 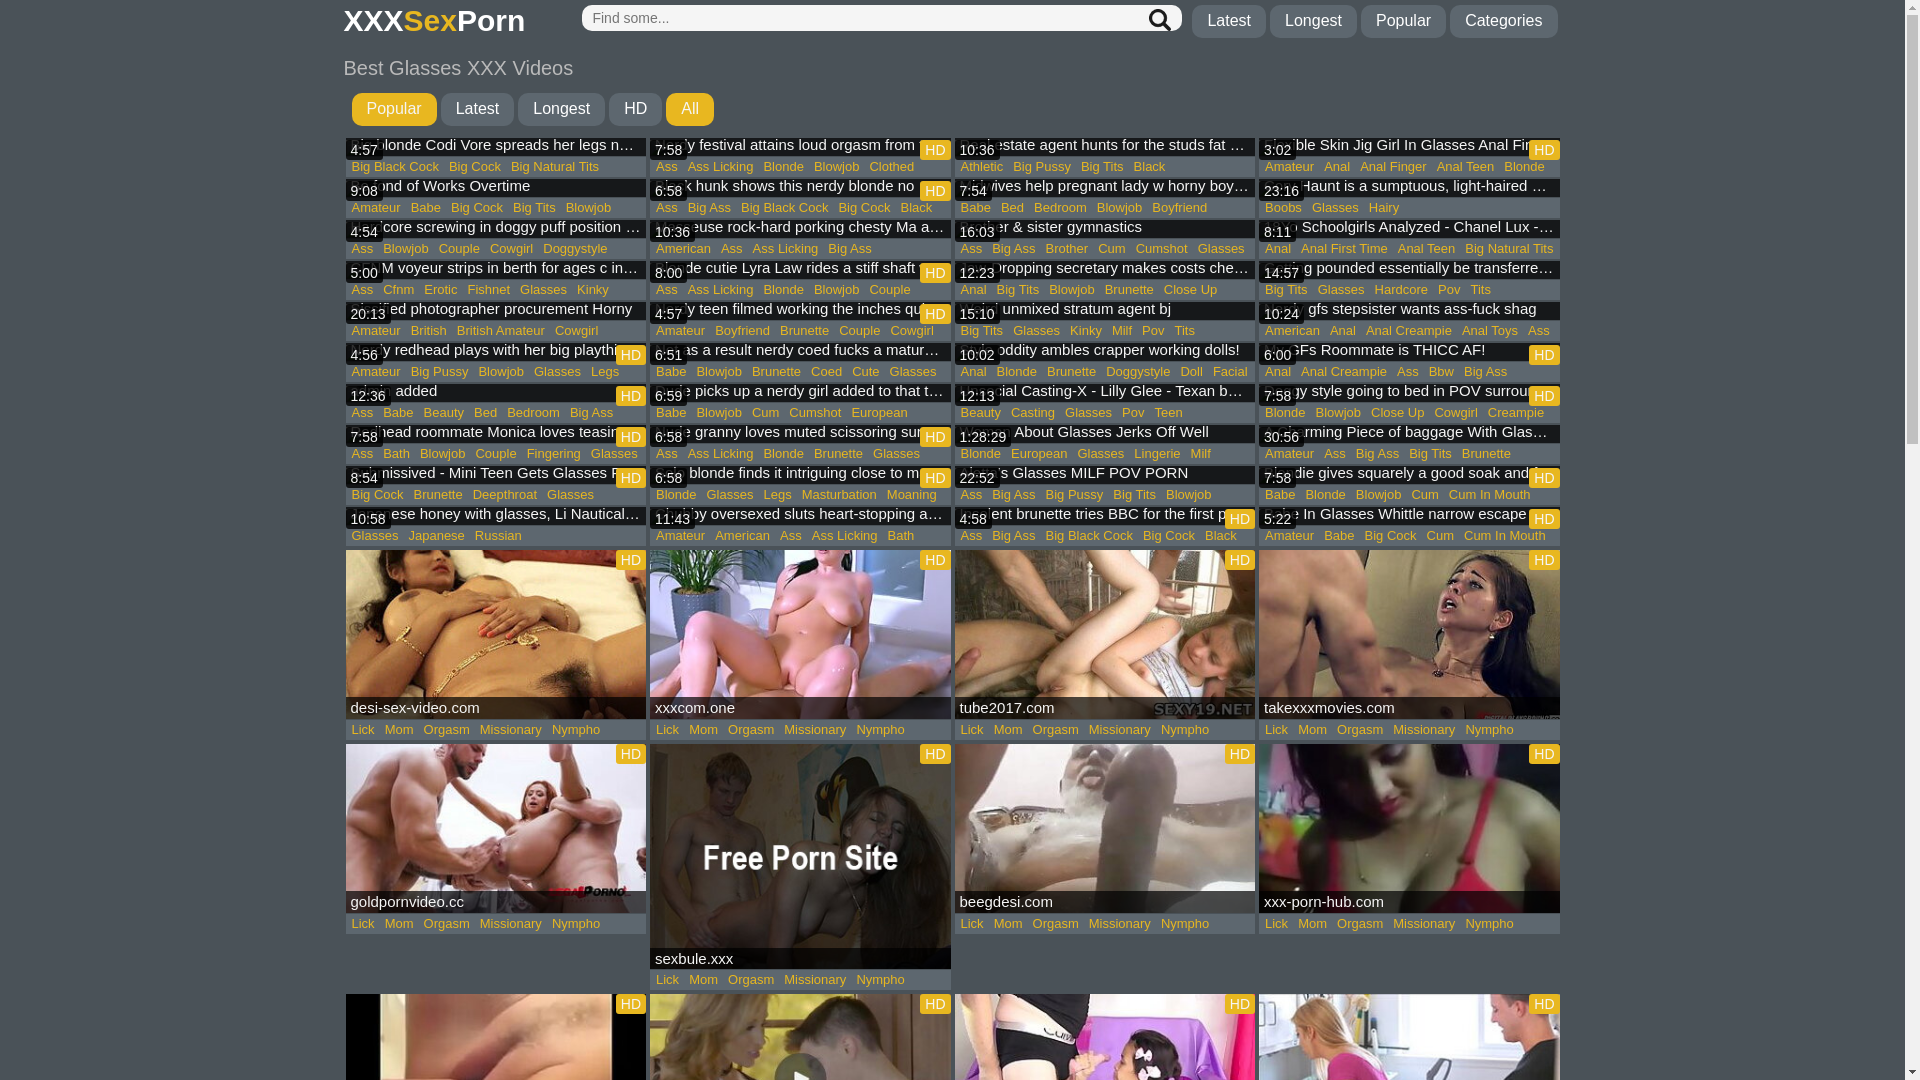 What do you see at coordinates (425, 208) in the screenshot?
I see `'Babe'` at bounding box center [425, 208].